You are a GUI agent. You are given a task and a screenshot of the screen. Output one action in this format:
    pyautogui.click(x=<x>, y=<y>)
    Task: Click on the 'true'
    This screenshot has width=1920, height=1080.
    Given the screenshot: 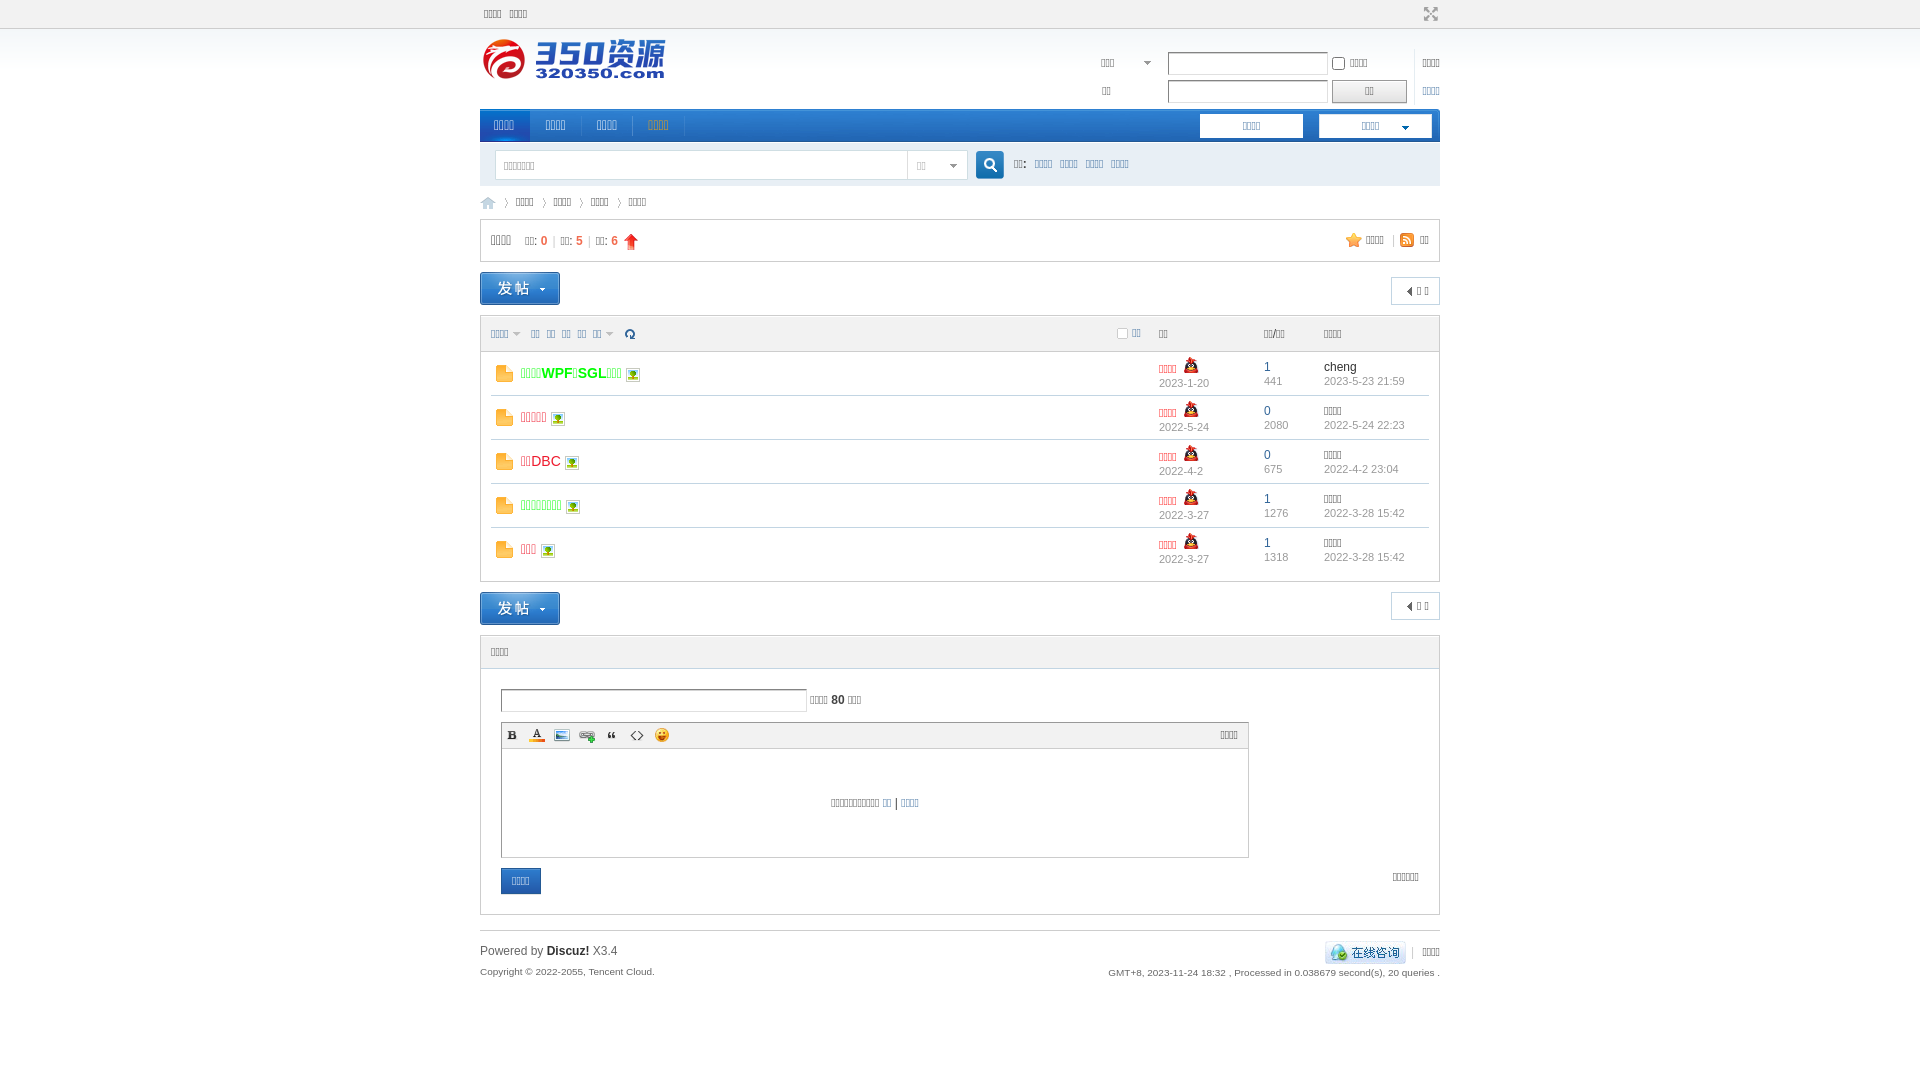 What is the action you would take?
    pyautogui.click(x=968, y=164)
    